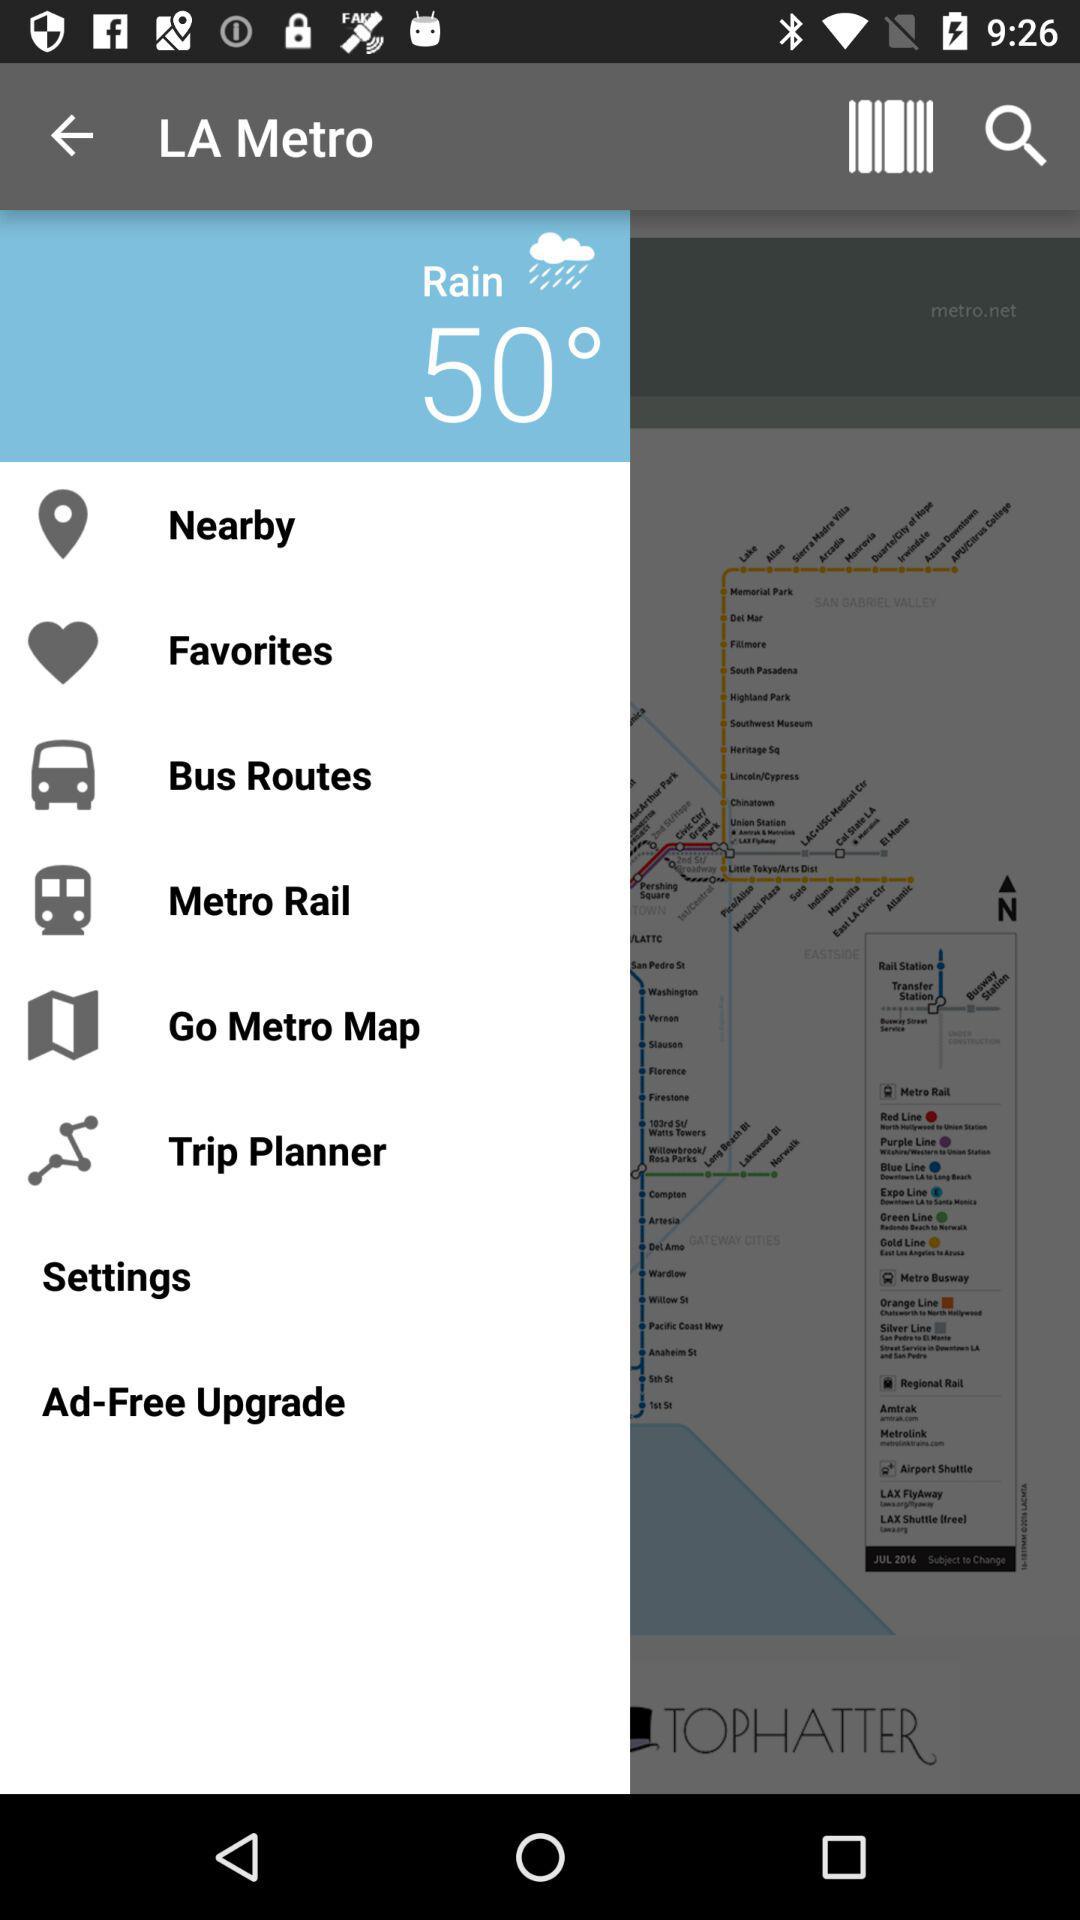  Describe the element at coordinates (315, 1399) in the screenshot. I see `the item at the bottom left corner` at that location.